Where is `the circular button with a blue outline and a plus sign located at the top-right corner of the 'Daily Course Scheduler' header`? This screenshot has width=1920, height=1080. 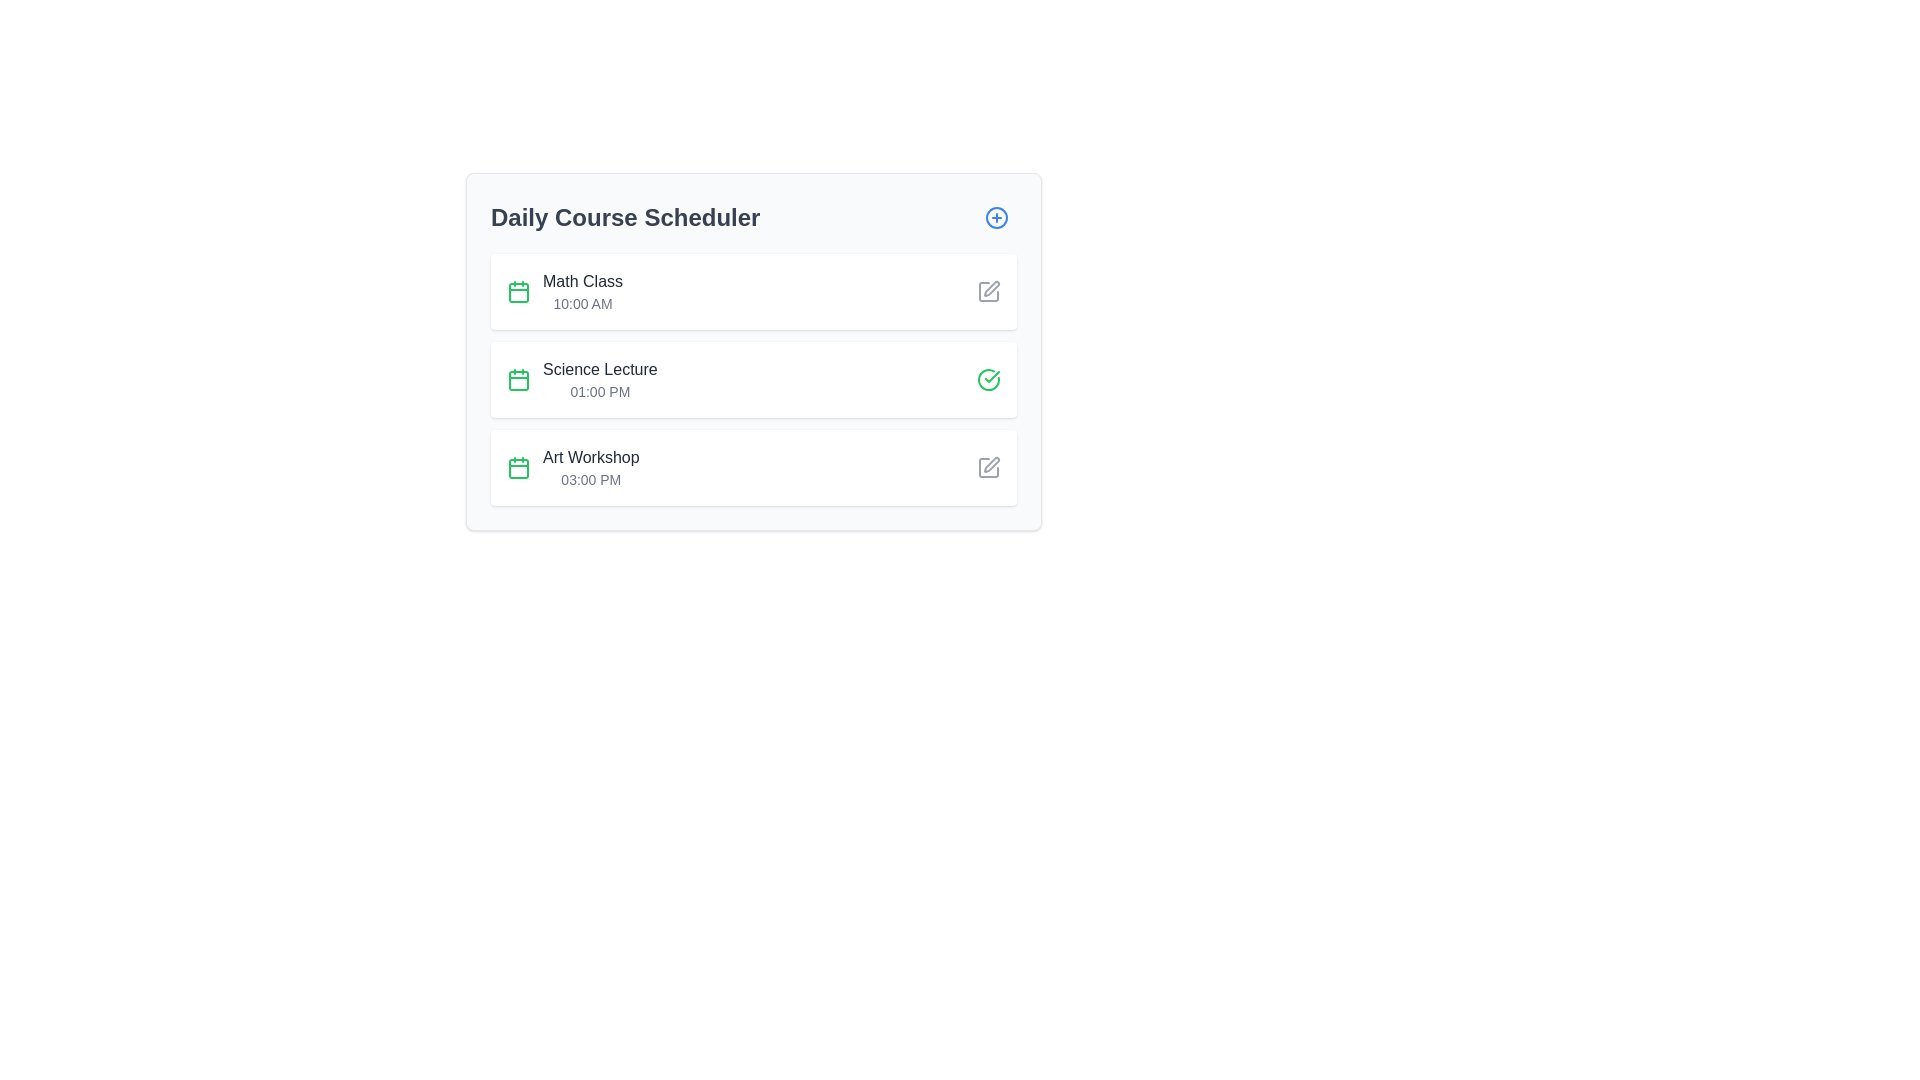
the circular button with a blue outline and a plus sign located at the top-right corner of the 'Daily Course Scheduler' header is located at coordinates (997, 218).